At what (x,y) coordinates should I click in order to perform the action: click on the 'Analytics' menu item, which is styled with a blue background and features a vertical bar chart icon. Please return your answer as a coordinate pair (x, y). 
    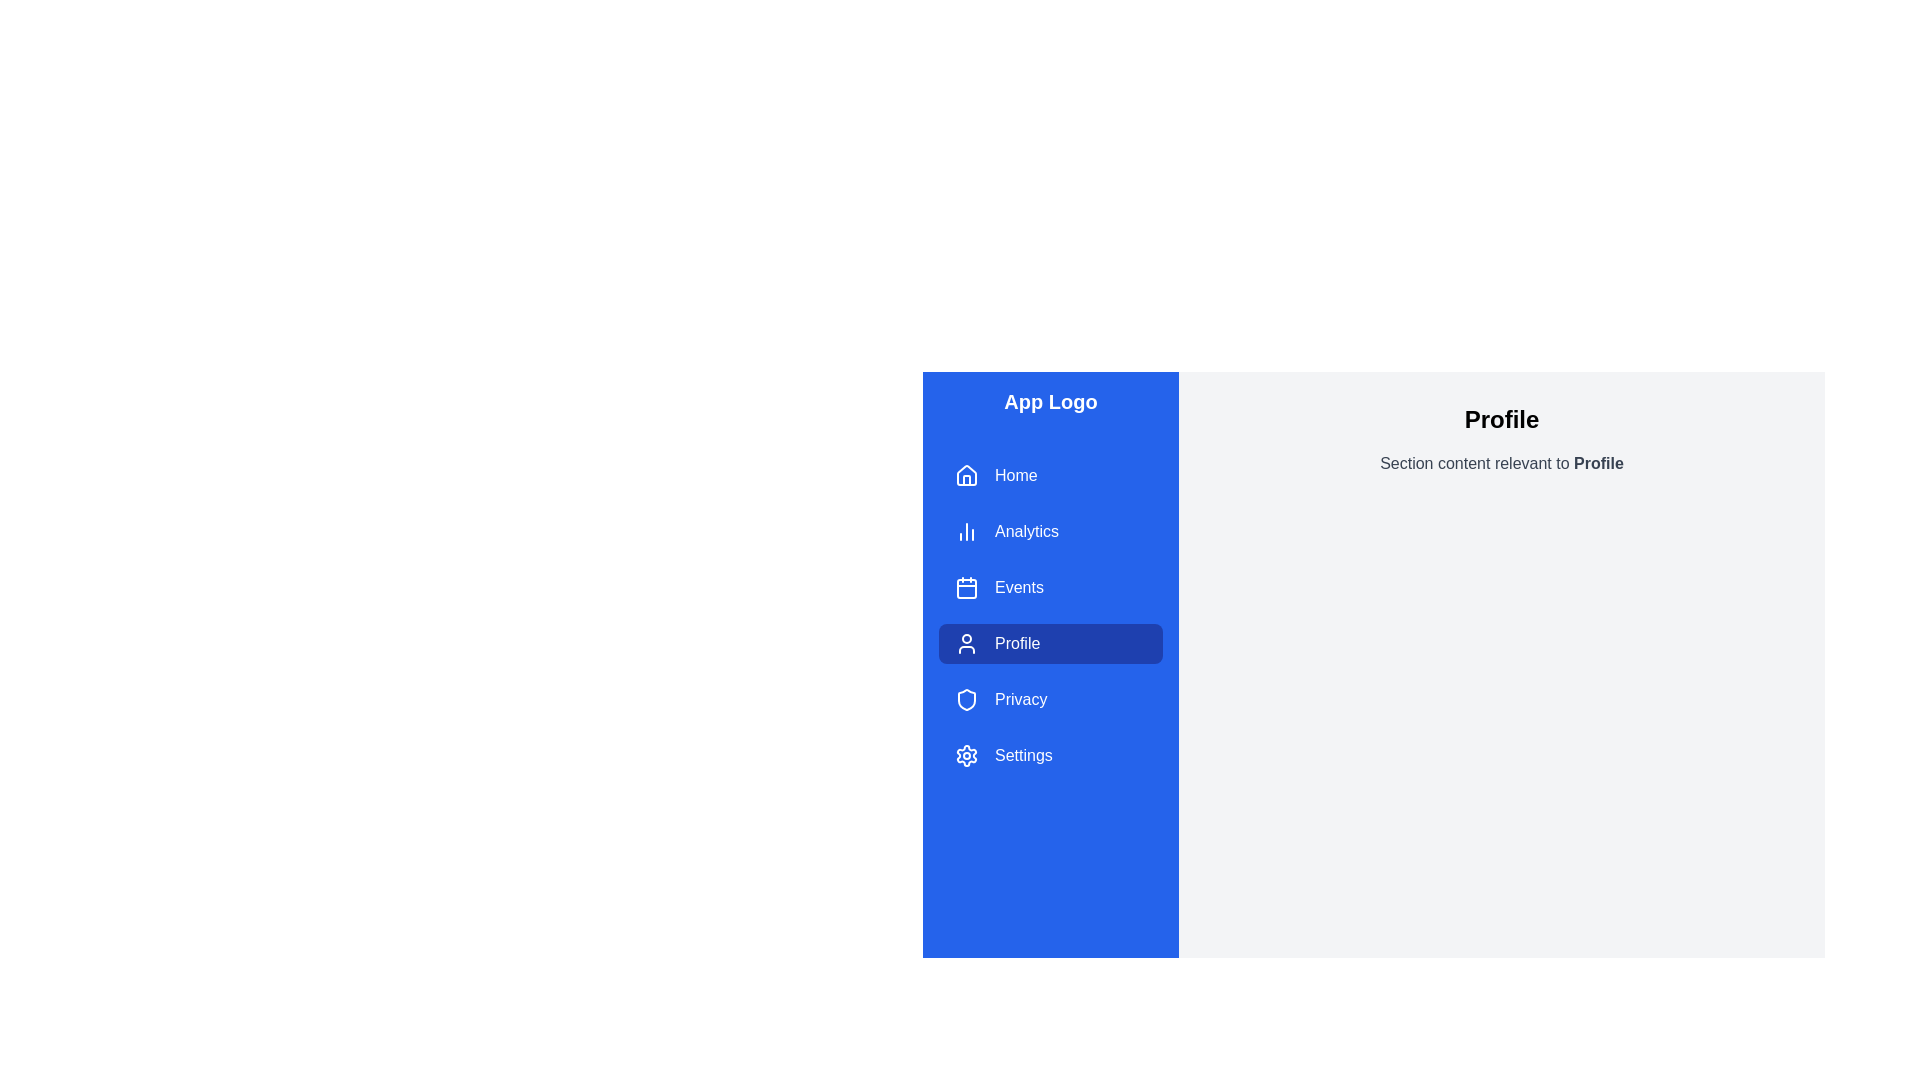
    Looking at the image, I should click on (1050, 531).